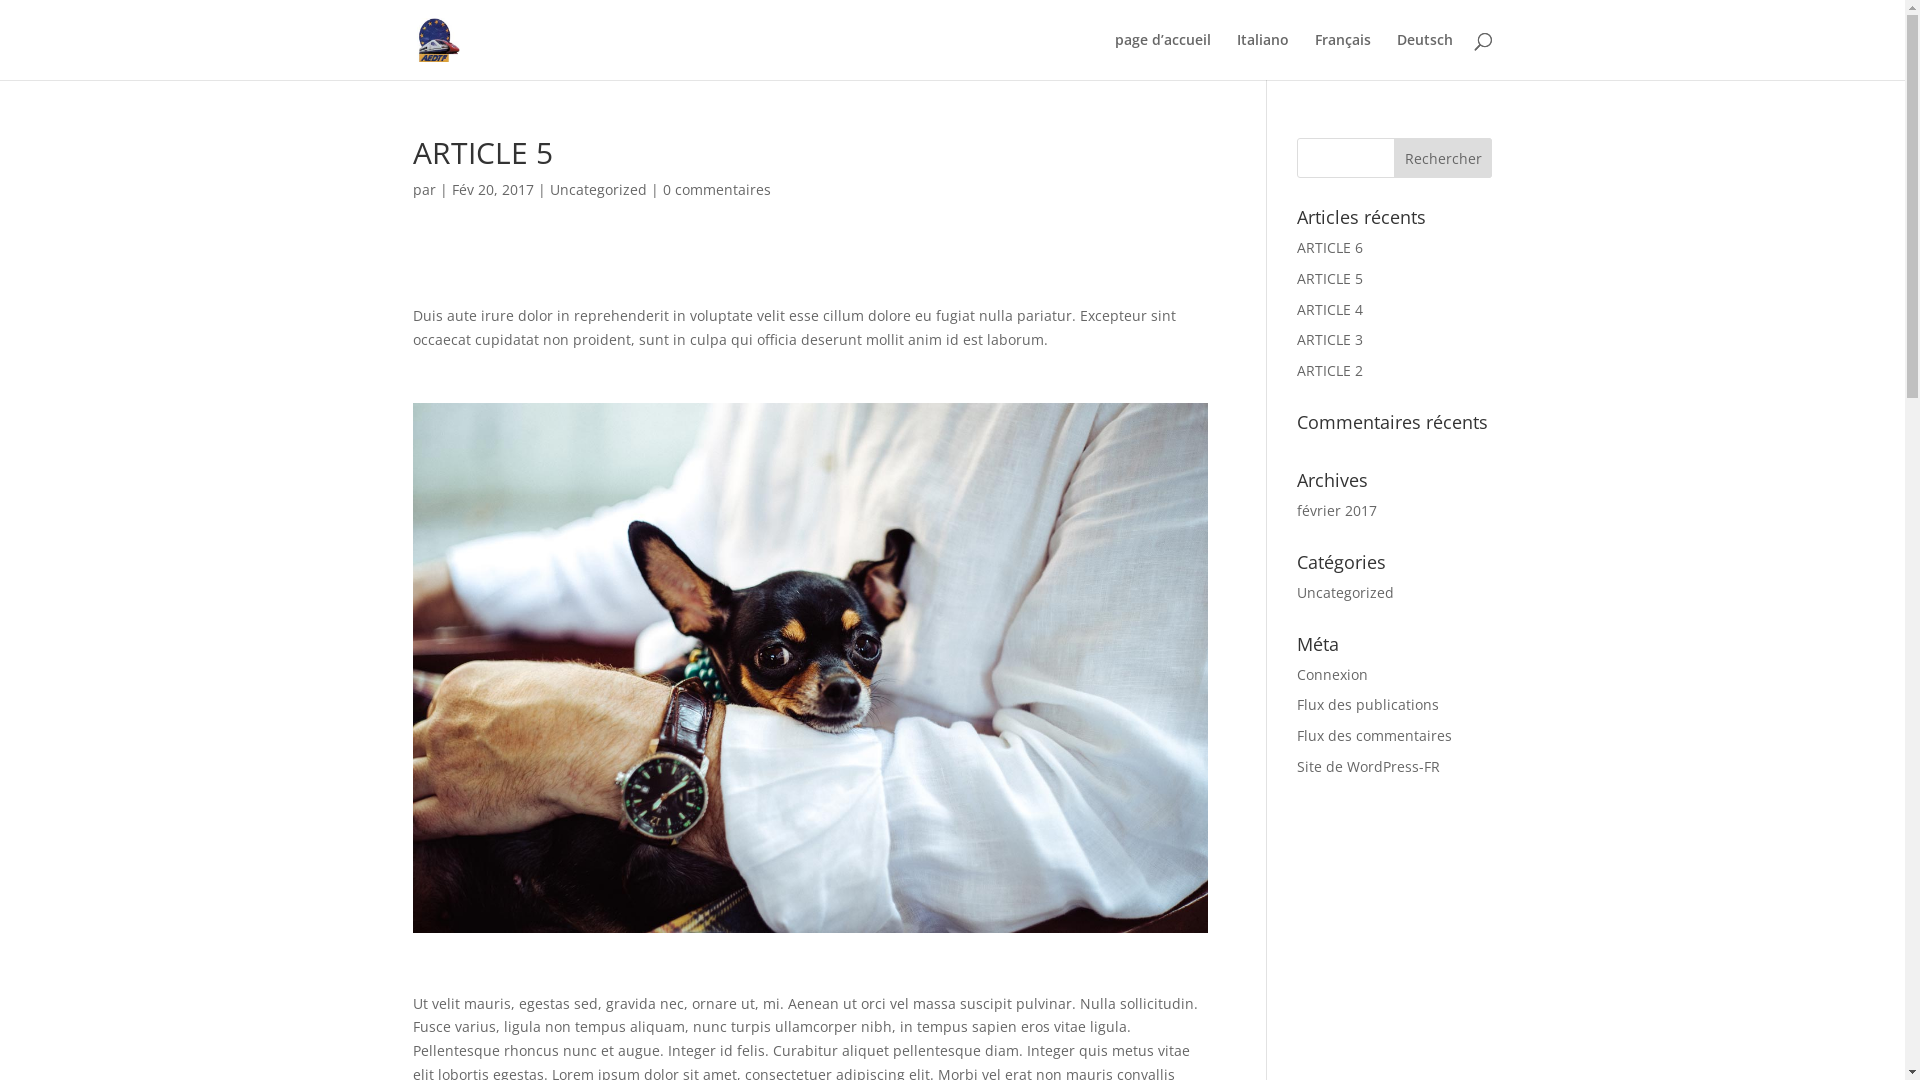 The width and height of the screenshot is (1920, 1080). Describe the element at coordinates (1296, 703) in the screenshot. I see `'Flux des publications'` at that location.